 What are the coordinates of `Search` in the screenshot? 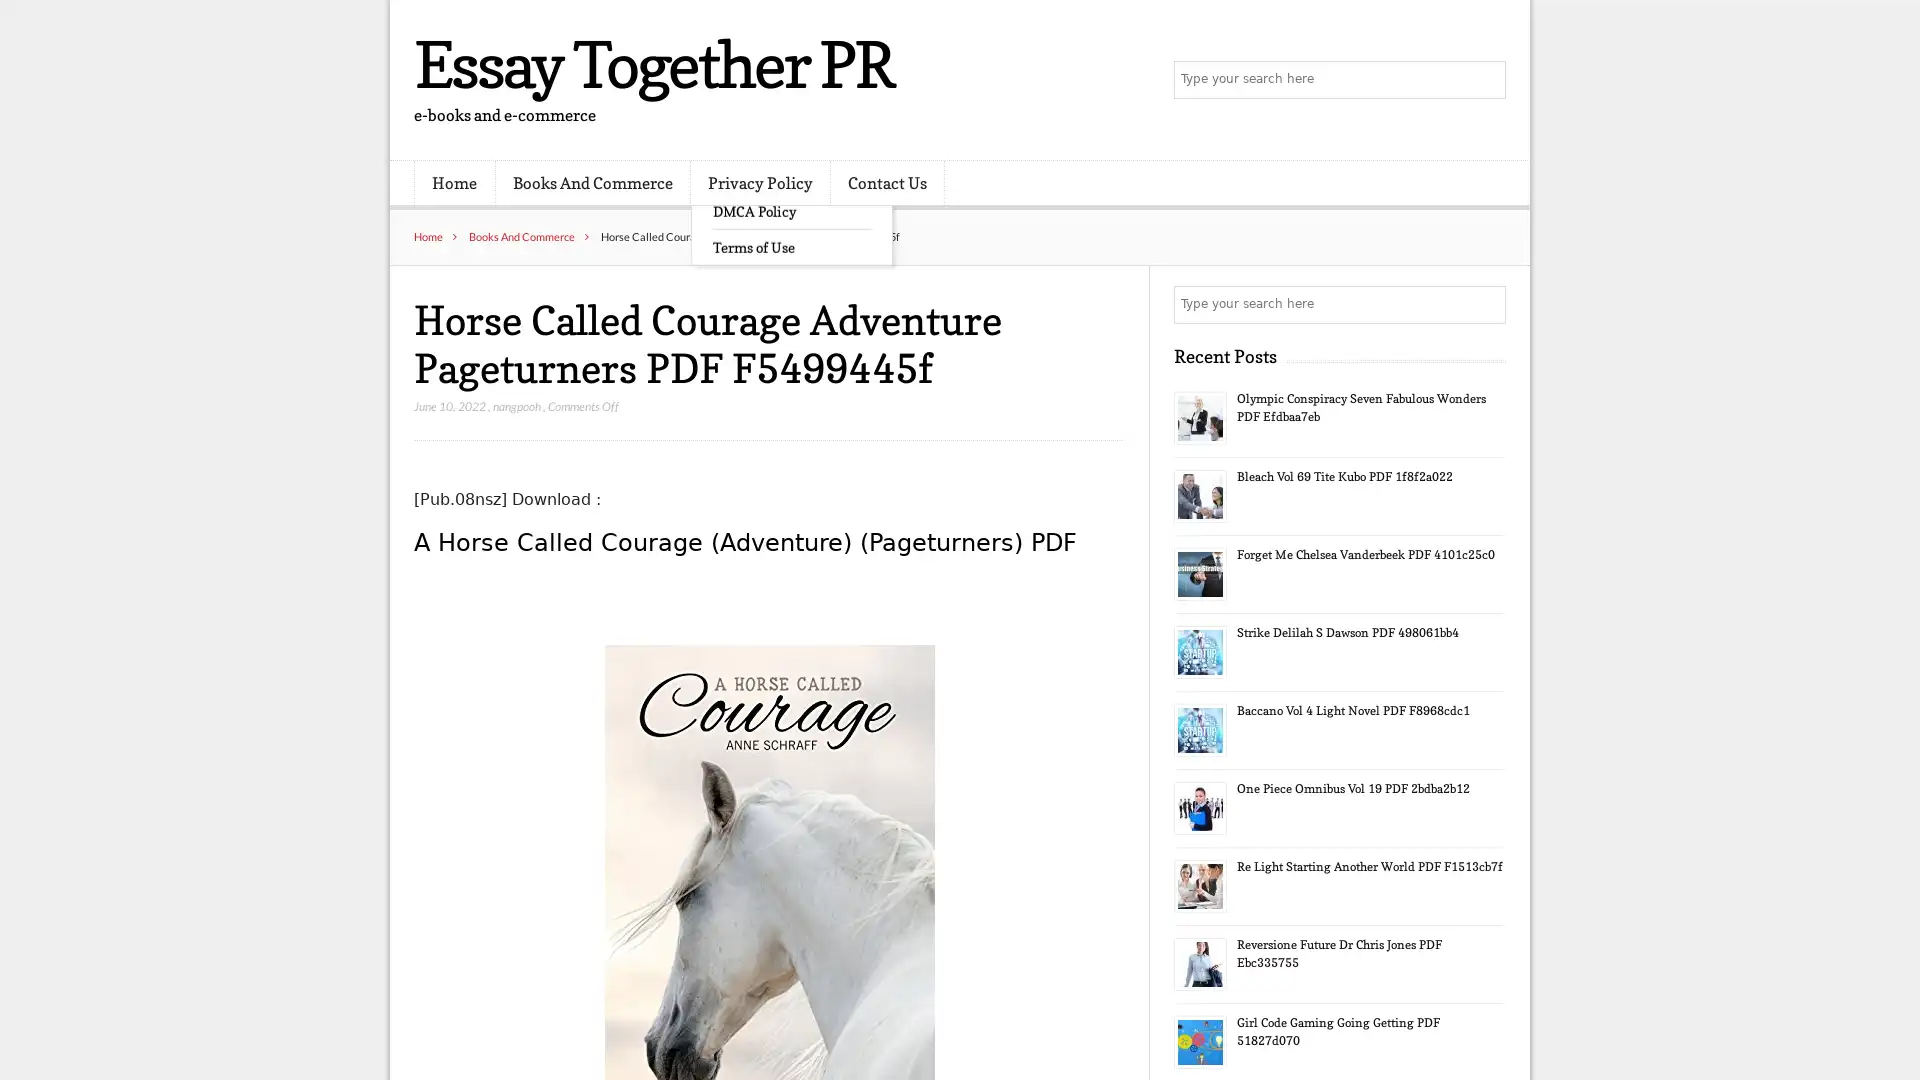 It's located at (1485, 304).